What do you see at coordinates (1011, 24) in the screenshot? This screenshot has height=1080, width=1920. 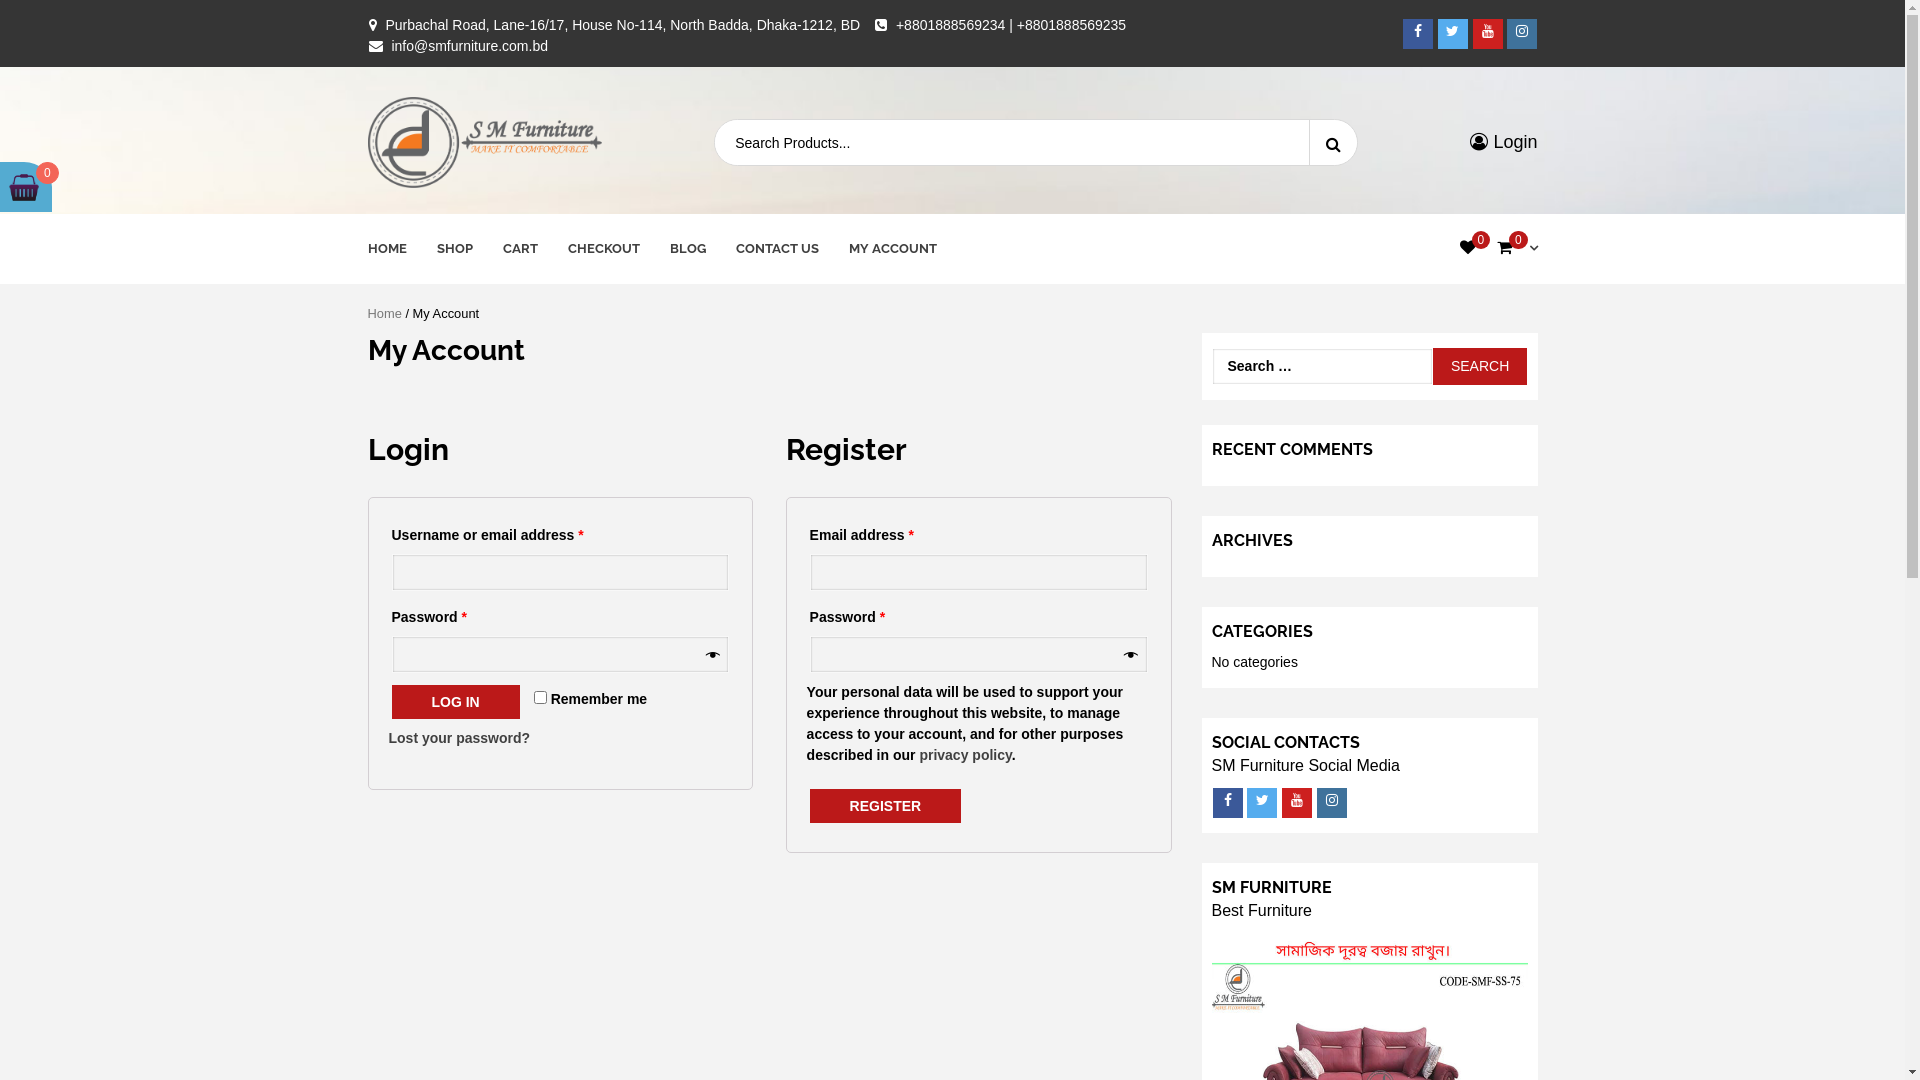 I see `'+8801888569234 | +8801888569235'` at bounding box center [1011, 24].